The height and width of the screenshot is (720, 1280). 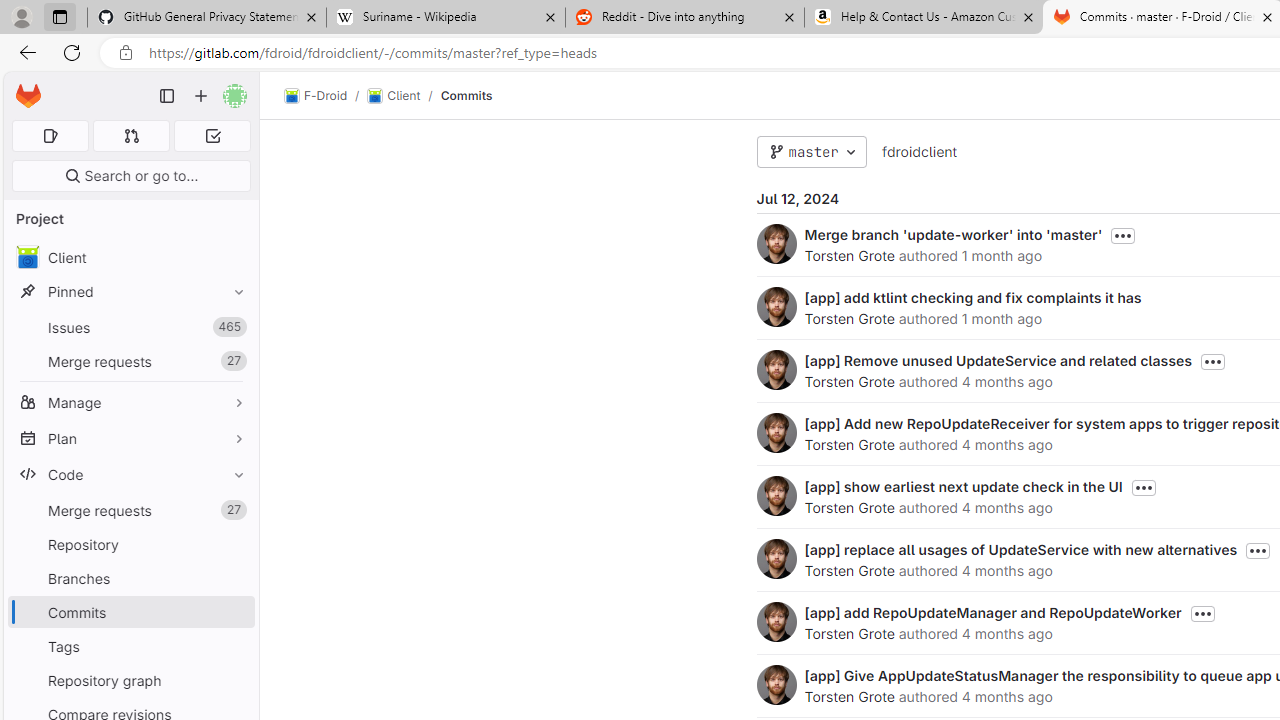 I want to click on 'Unpin Issues', so click(x=234, y=326).